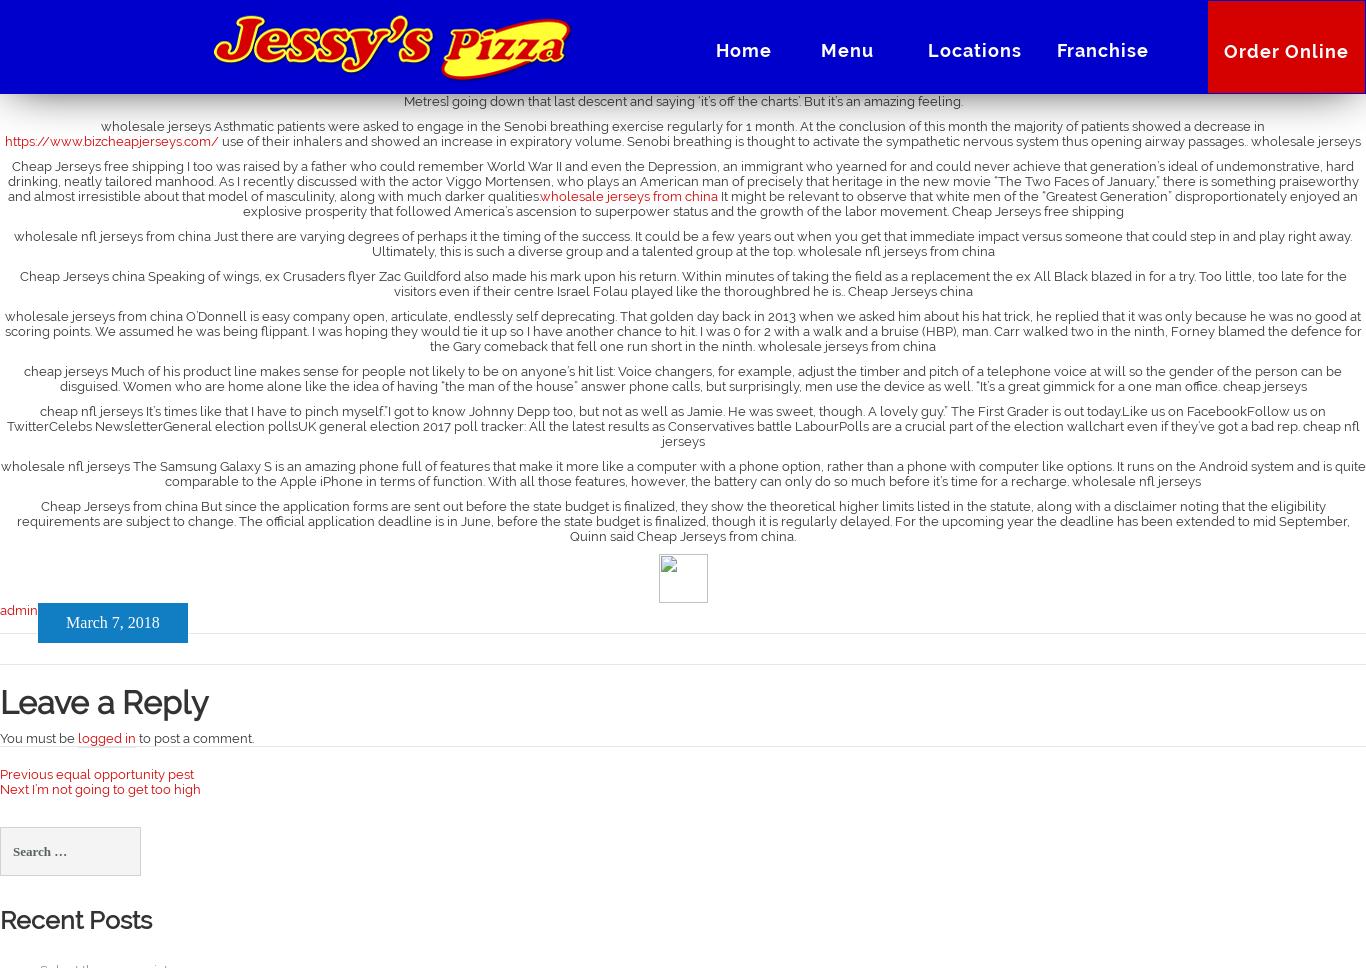 Image resolution: width=1366 pixels, height=968 pixels. What do you see at coordinates (683, 244) in the screenshot?
I see `'wholesale nfl jerseys from china Just there are varying degrees of perhaps it the timing of the success. It could be a few years out when you get that immediate impact versus someone that could step in and play right away. Ultimately, this is such a diverse group and a talented group at the top. wholesale nfl jerseys from china'` at bounding box center [683, 244].